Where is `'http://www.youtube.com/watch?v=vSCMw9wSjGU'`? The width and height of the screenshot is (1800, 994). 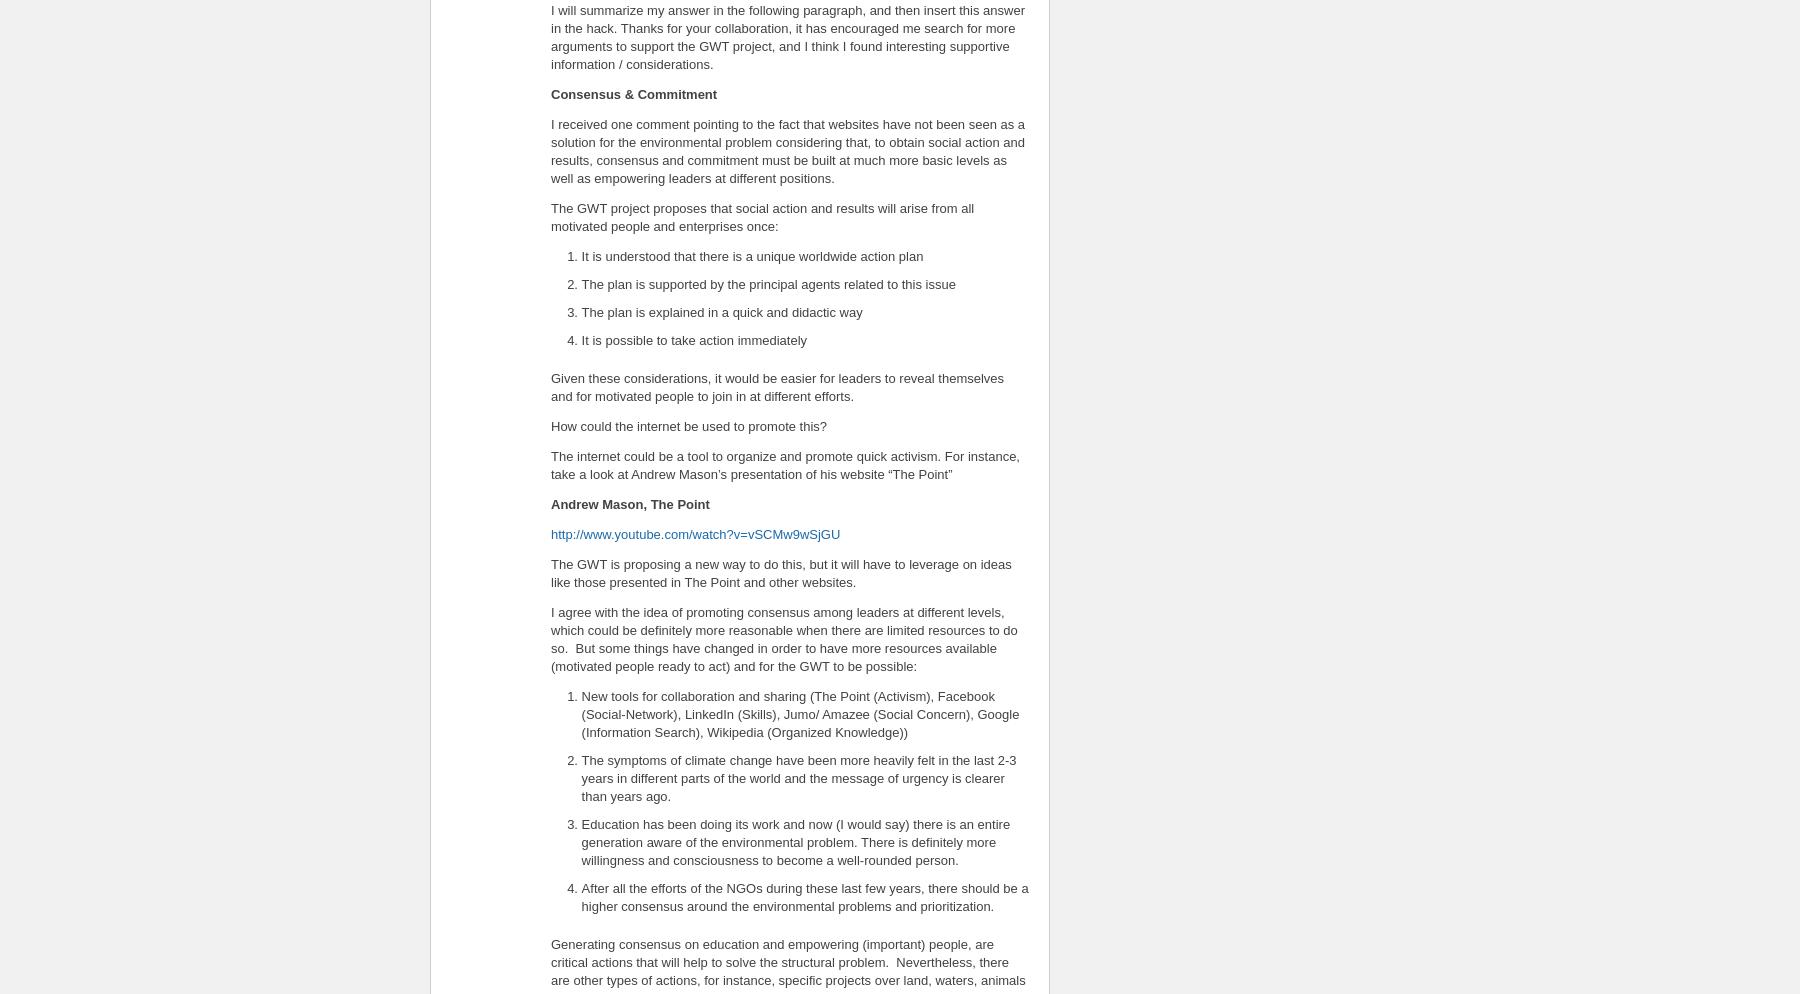
'http://www.youtube.com/watch?v=vSCMw9wSjGU' is located at coordinates (694, 532).